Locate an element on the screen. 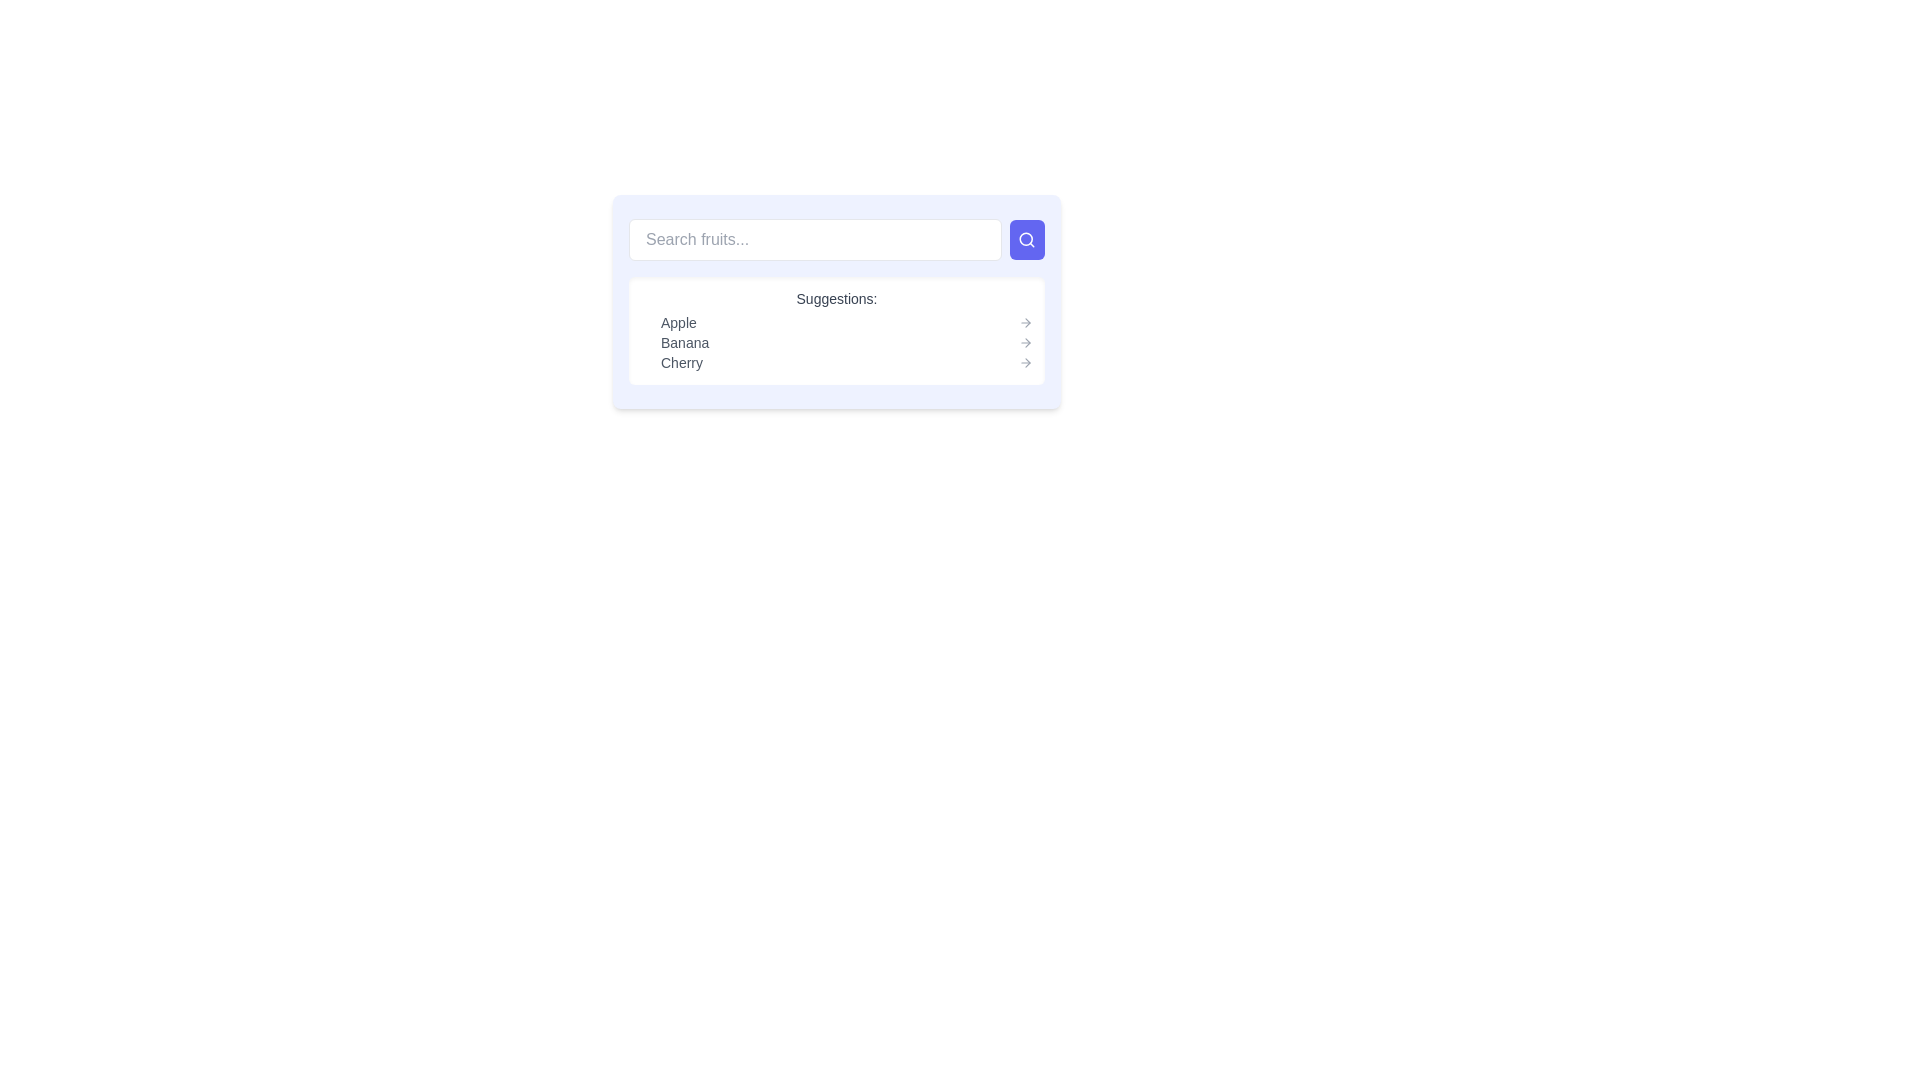  the small right-pointing arrow icon with a thin gray outline located at the far right of the suggestion 'Banana' is located at coordinates (1026, 342).